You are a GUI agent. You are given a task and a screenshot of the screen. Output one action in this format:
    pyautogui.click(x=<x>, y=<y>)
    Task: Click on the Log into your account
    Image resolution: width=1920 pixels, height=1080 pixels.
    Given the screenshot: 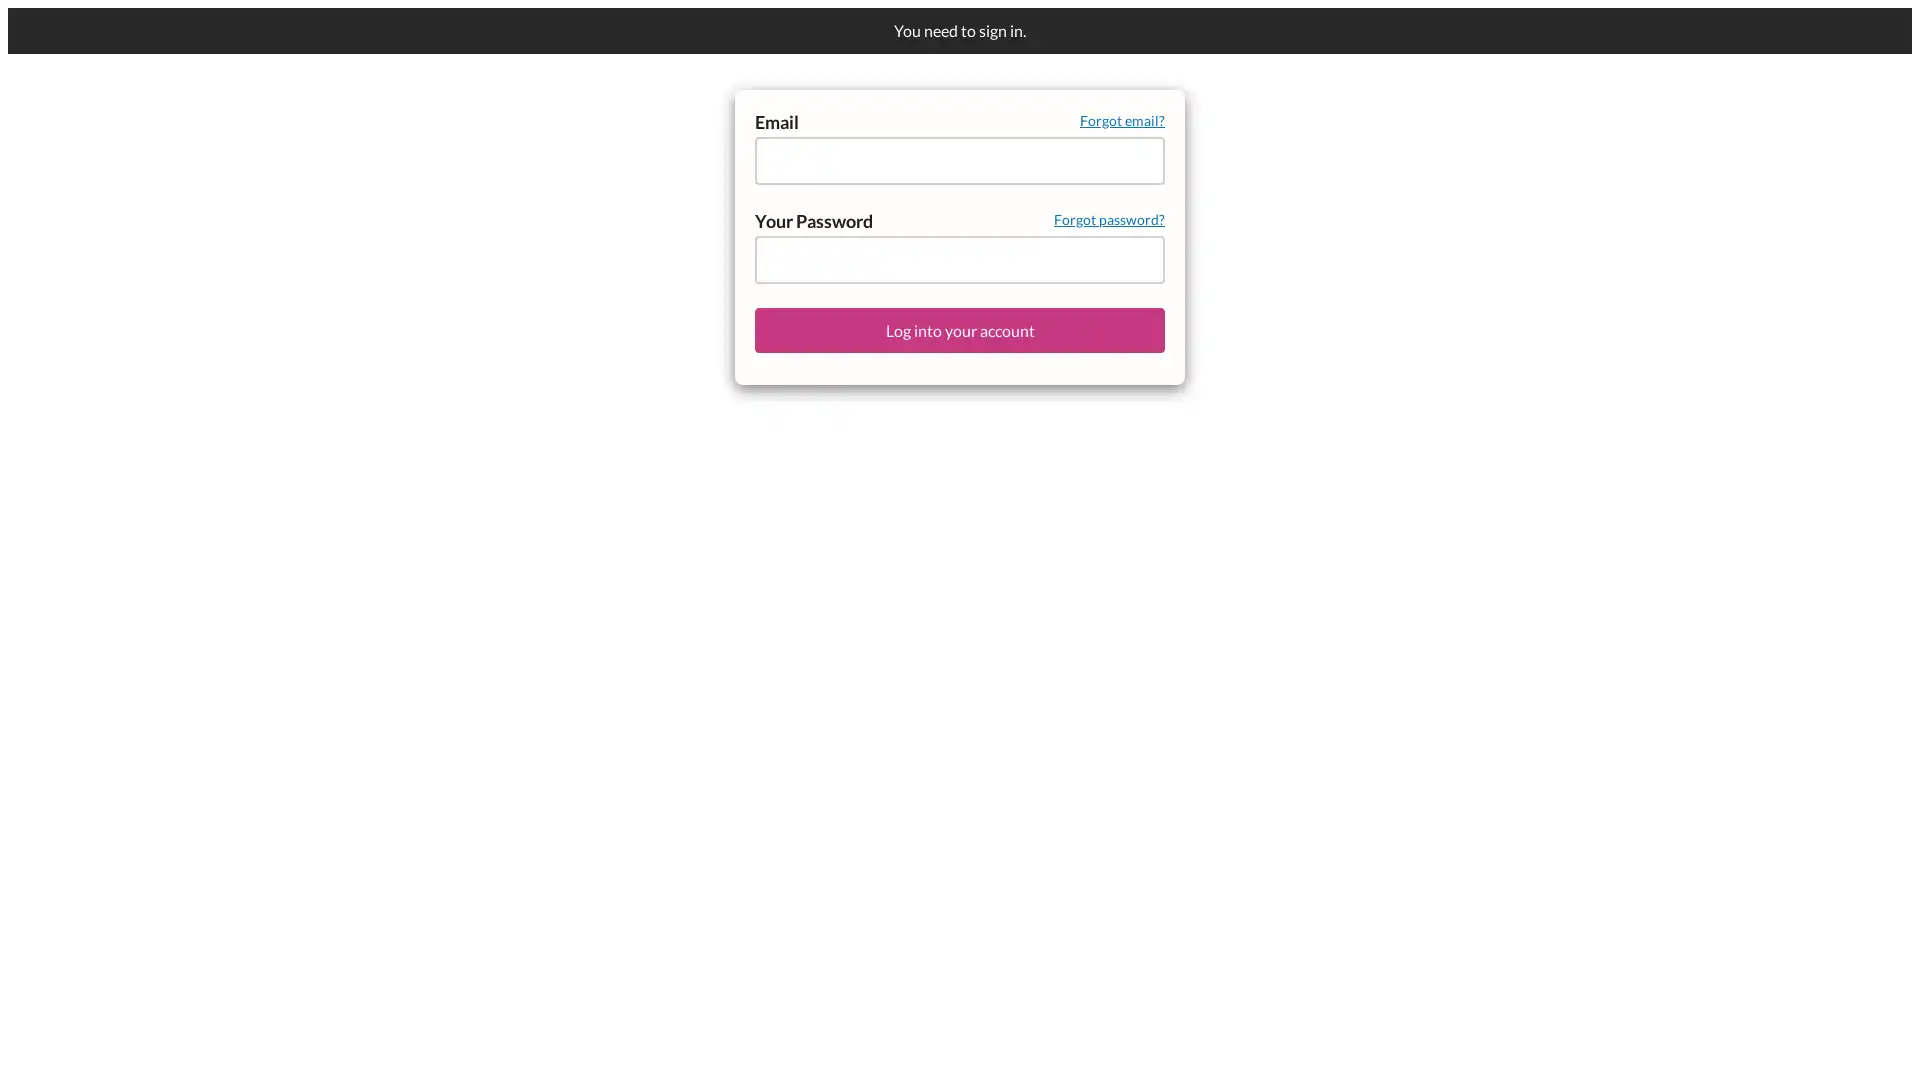 What is the action you would take?
    pyautogui.click(x=960, y=328)
    